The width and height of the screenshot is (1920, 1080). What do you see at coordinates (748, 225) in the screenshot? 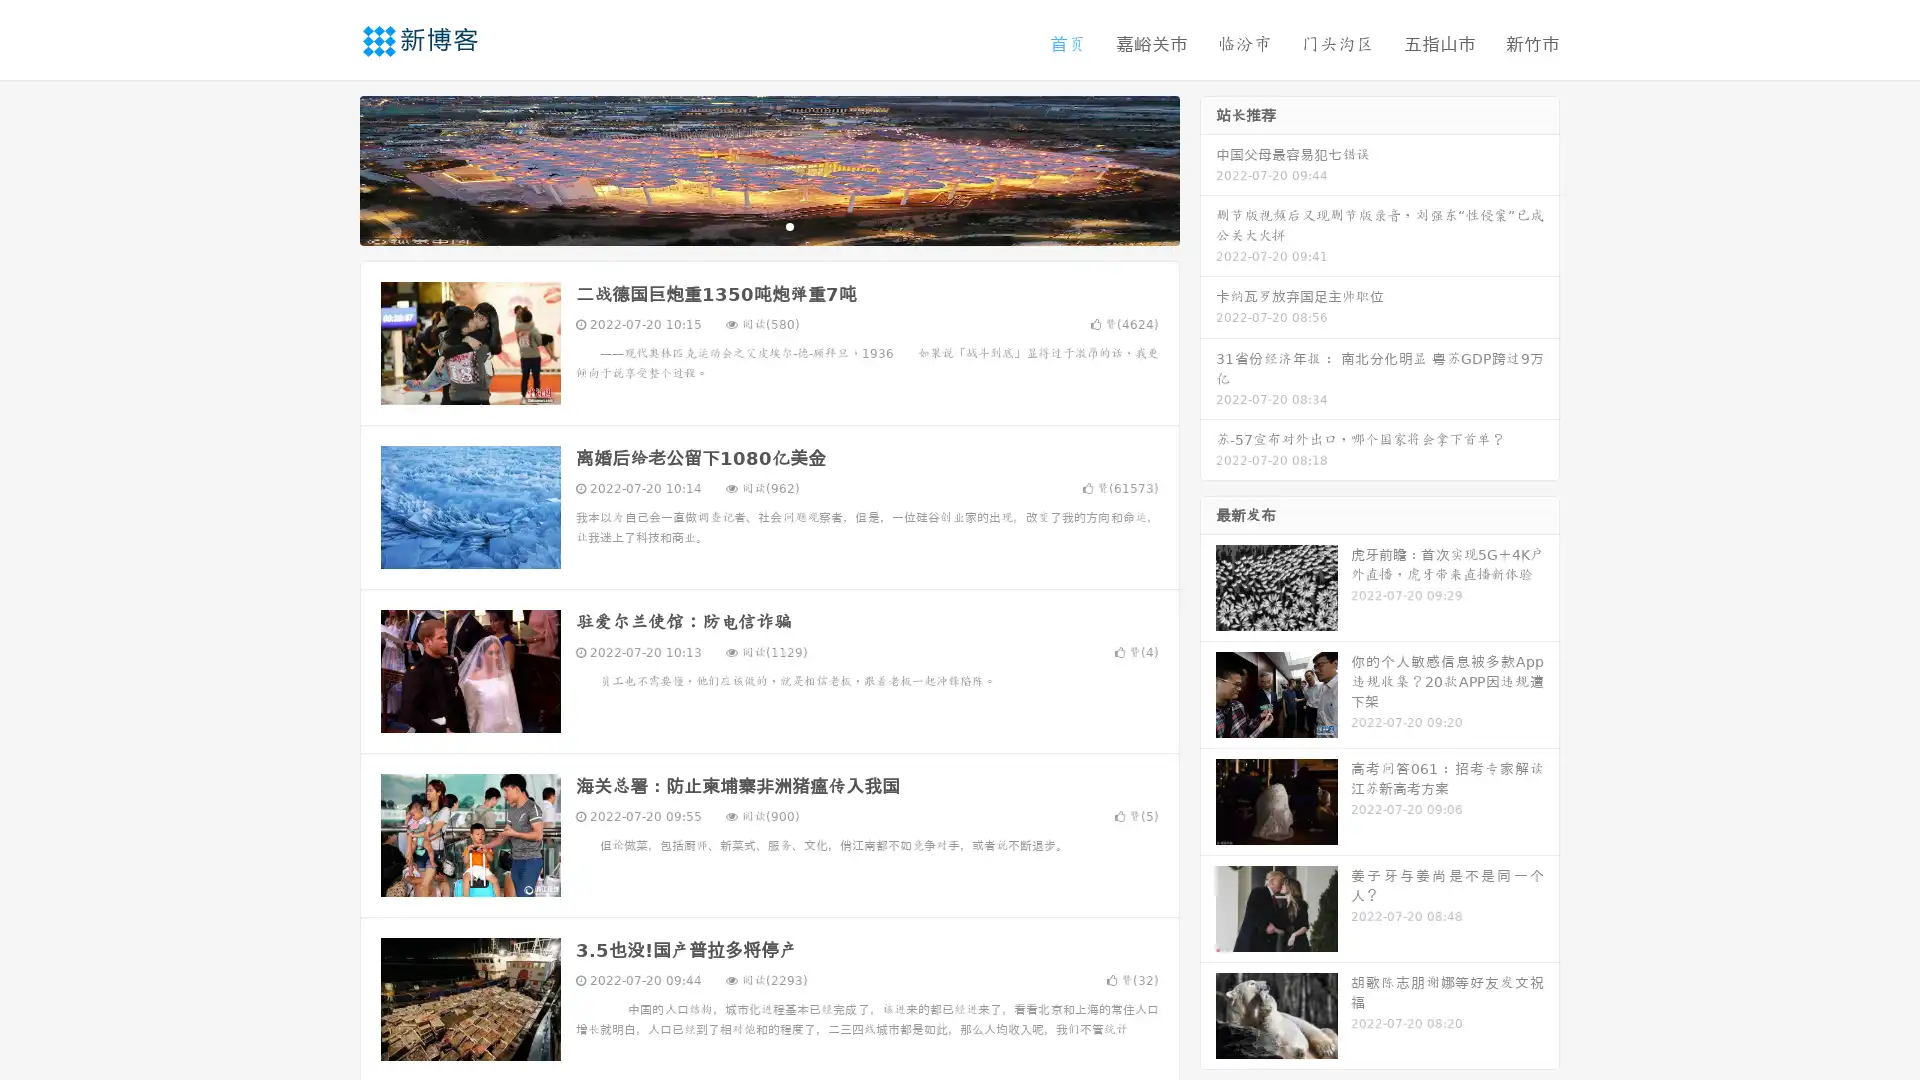
I see `Go to slide 1` at bounding box center [748, 225].